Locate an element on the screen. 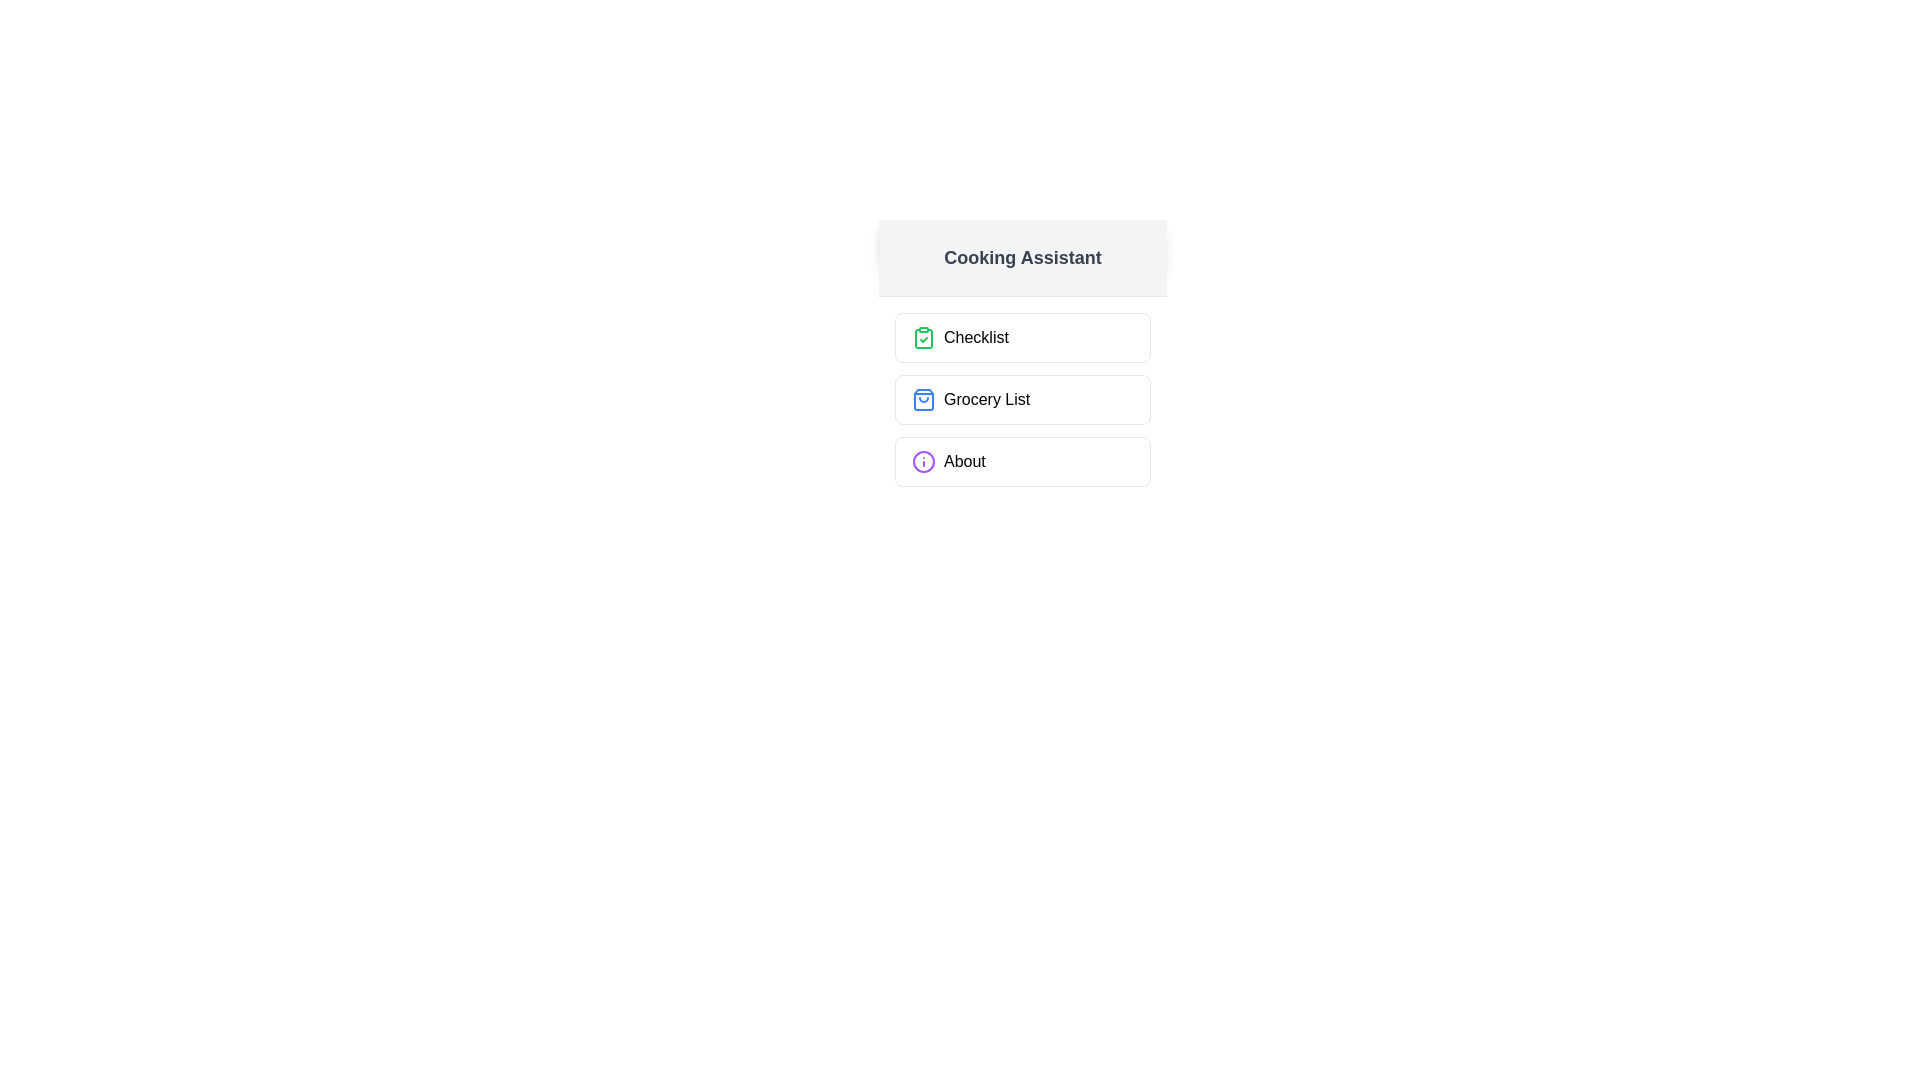  the 'Checklist' button is located at coordinates (1022, 337).